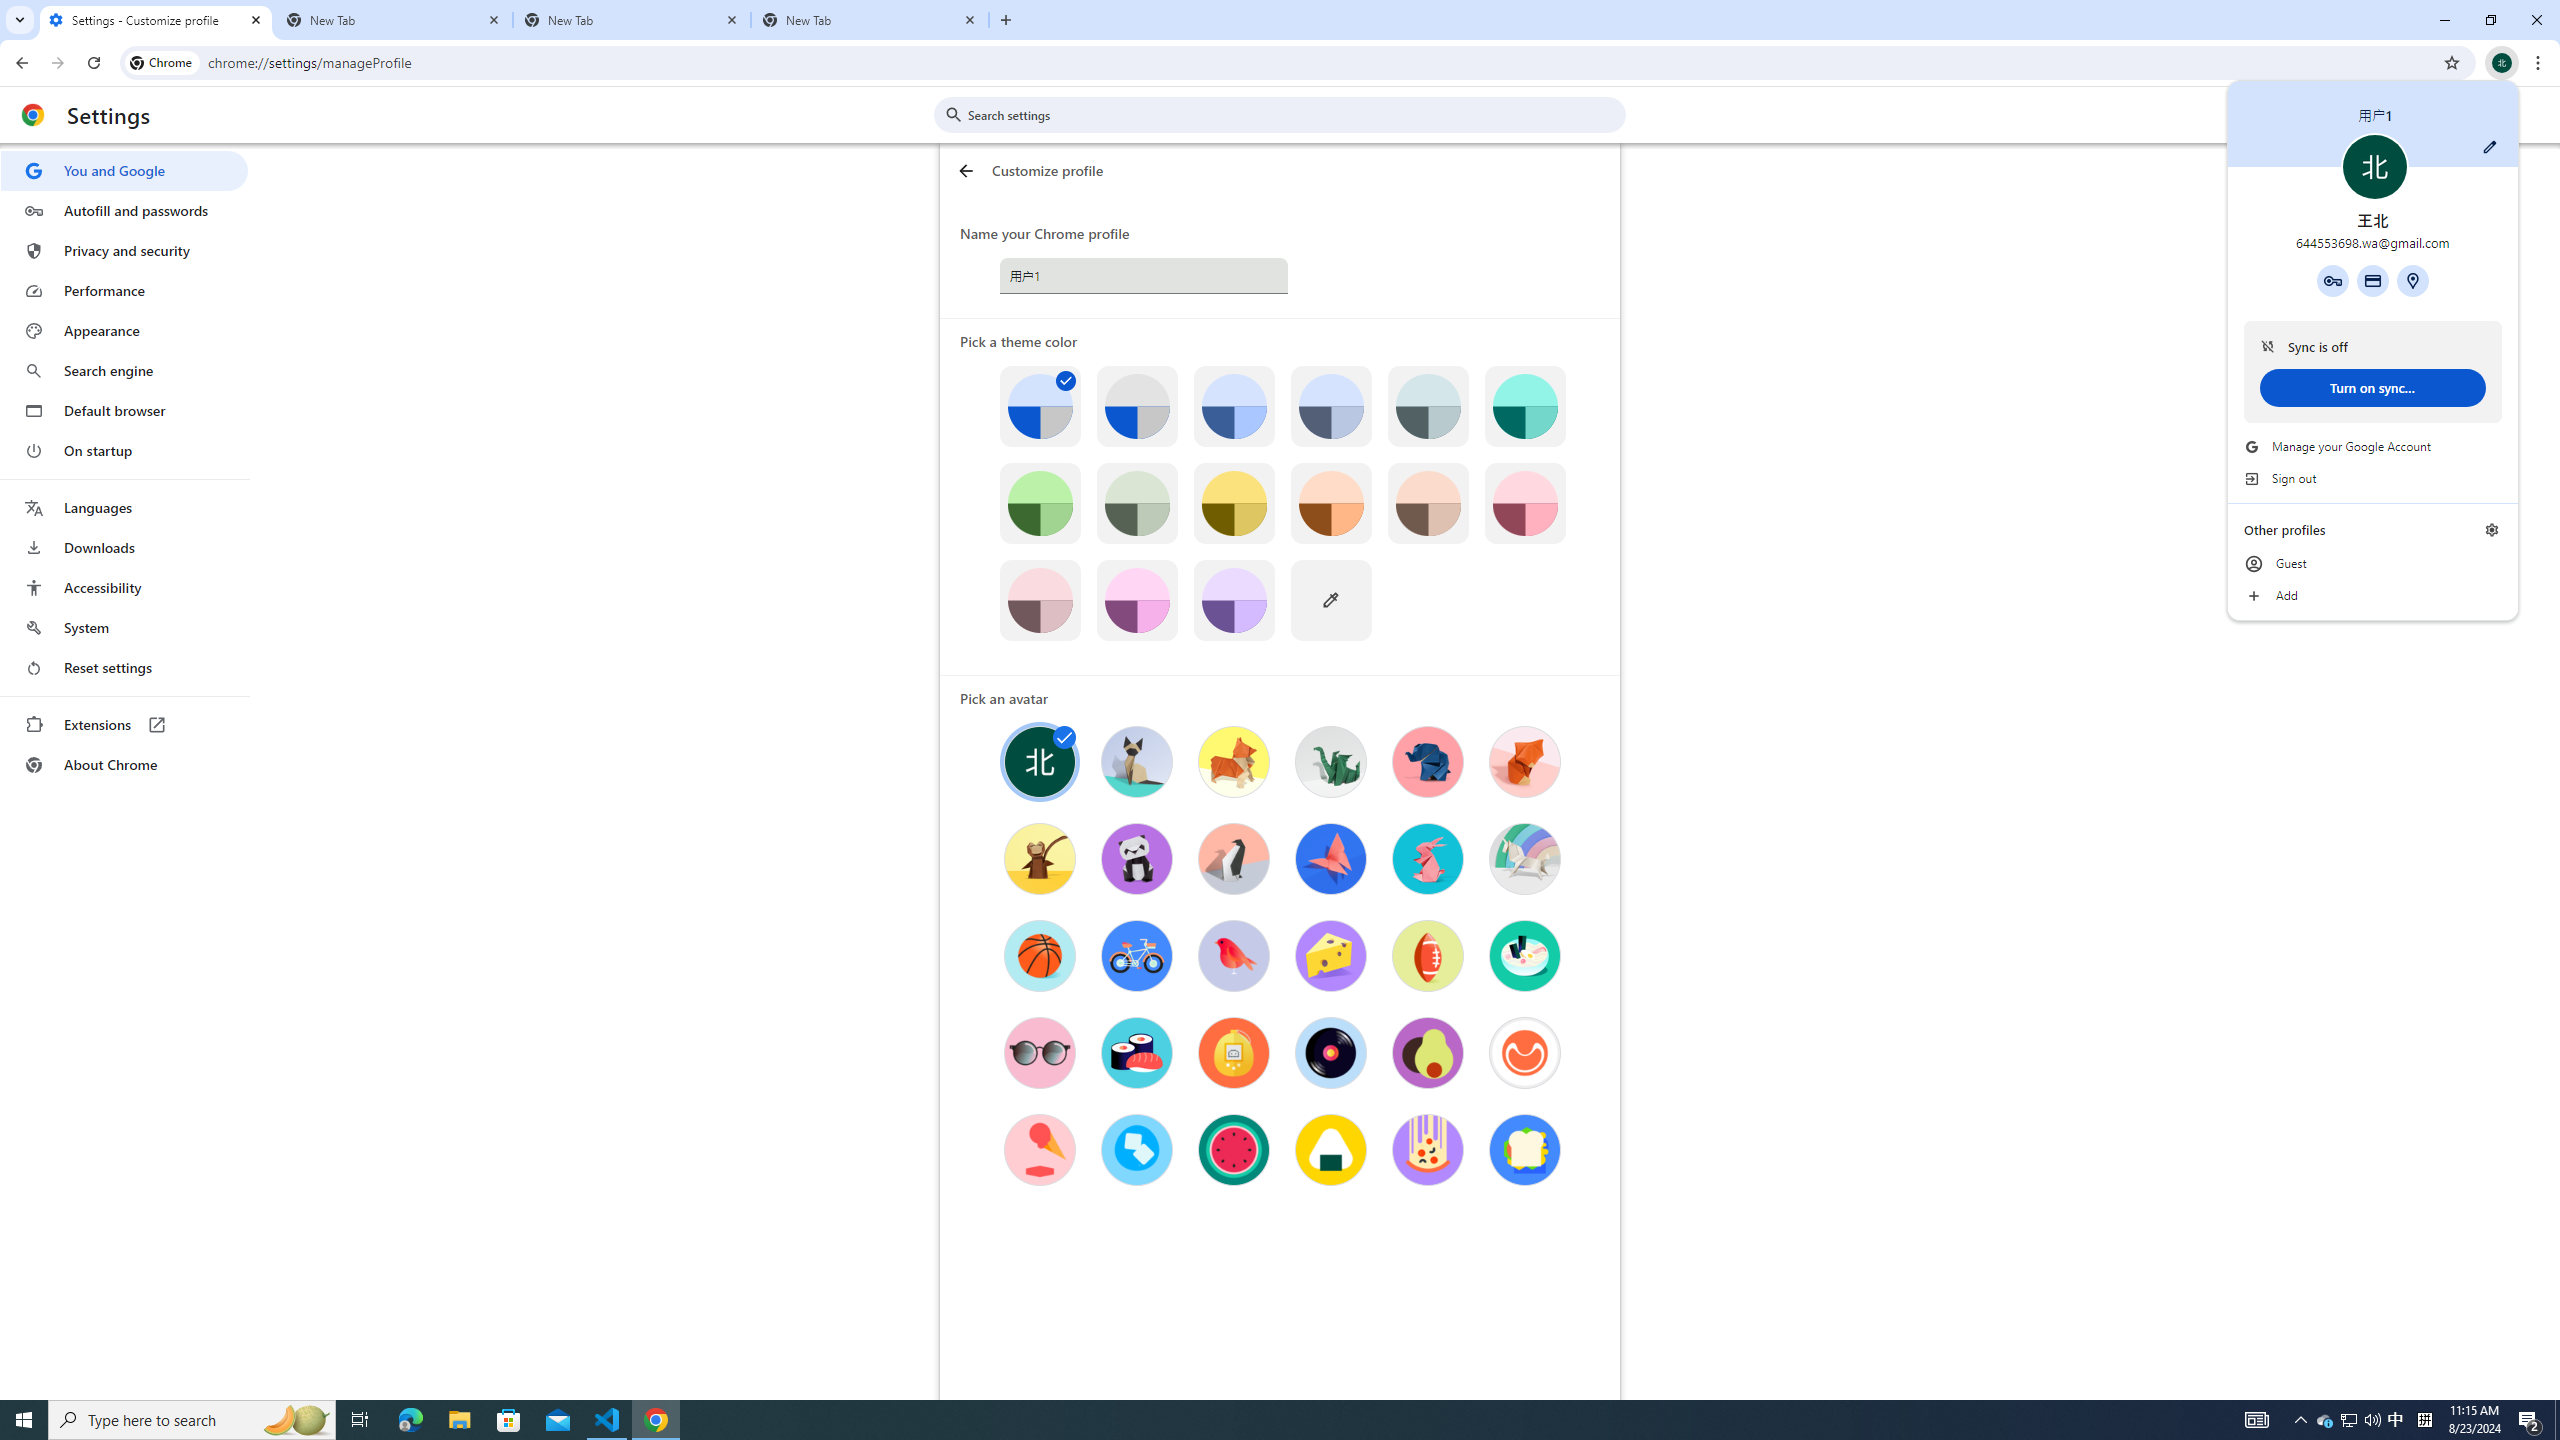  Describe the element at coordinates (2424, 1418) in the screenshot. I see `'Tray Input Indicator - Chinese (Simplified, China)'` at that location.